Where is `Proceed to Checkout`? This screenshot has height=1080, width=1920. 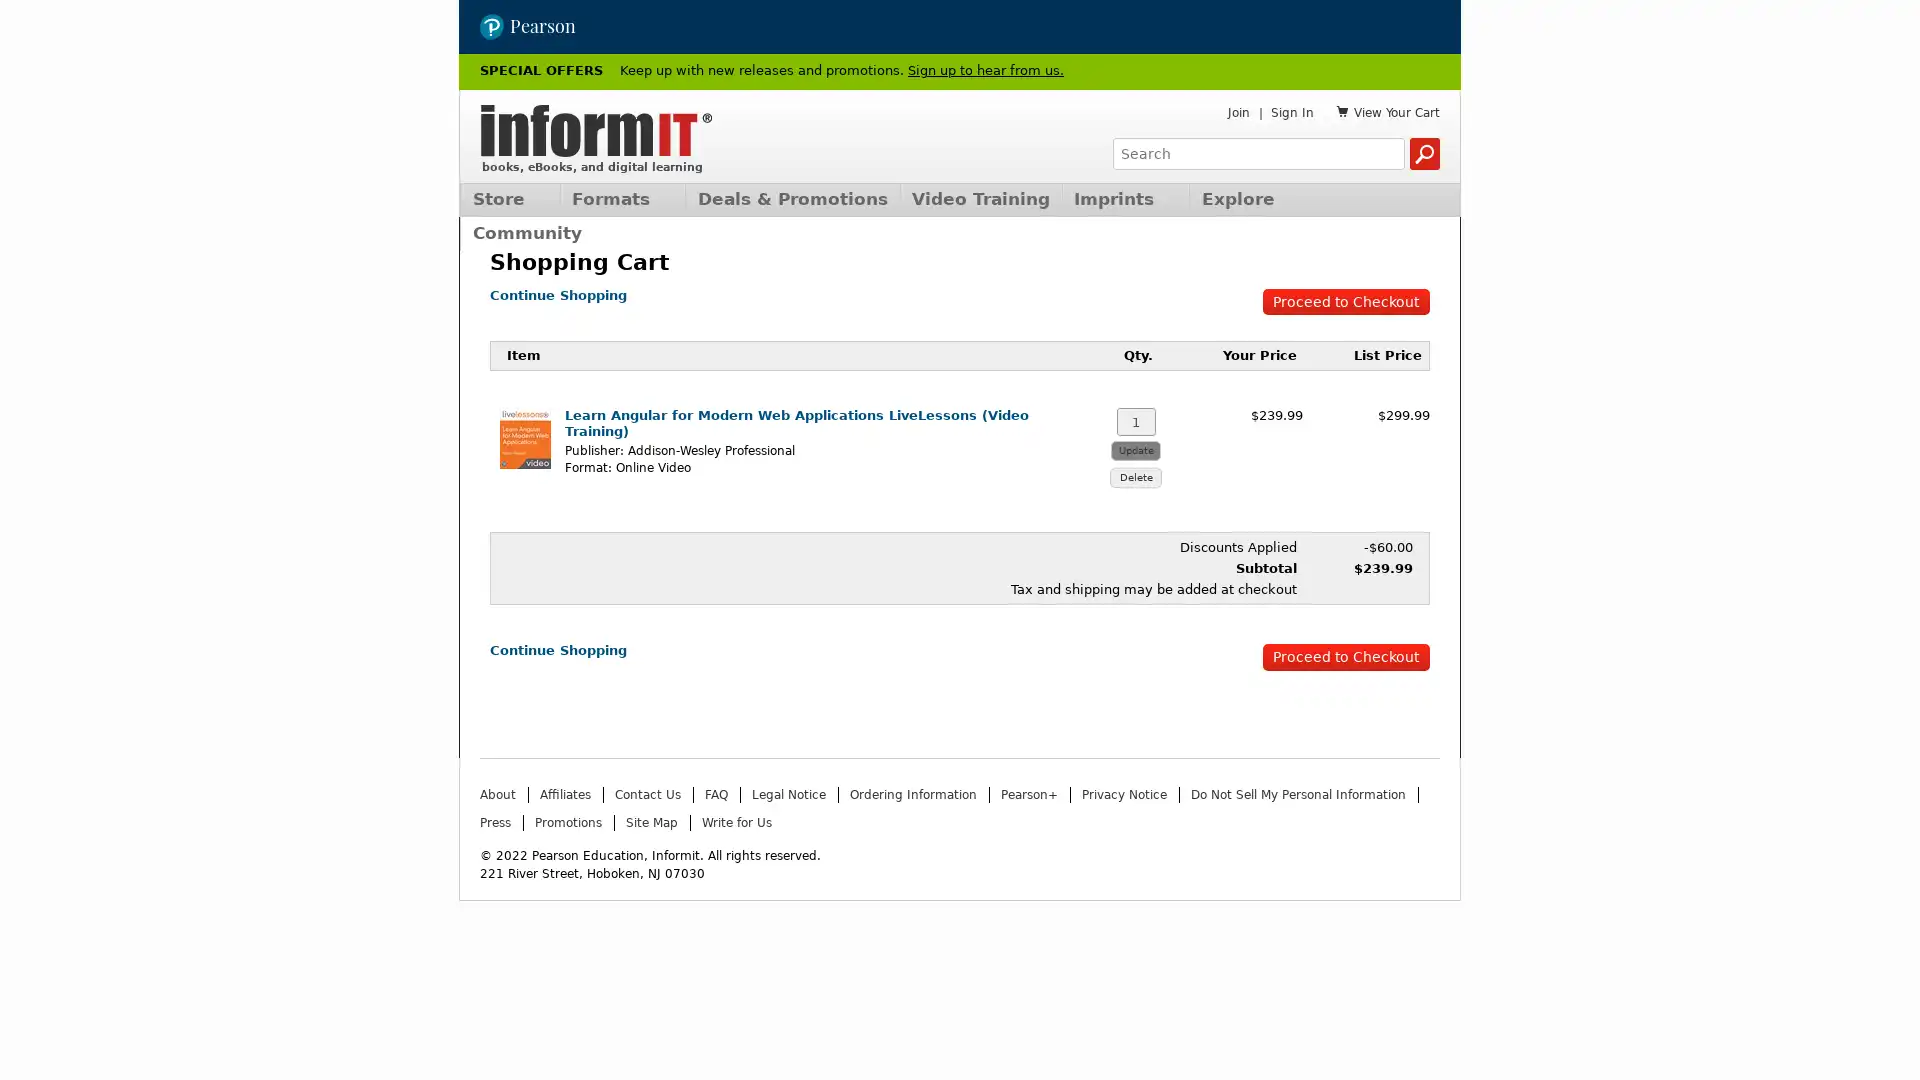 Proceed to Checkout is located at coordinates (1345, 654).